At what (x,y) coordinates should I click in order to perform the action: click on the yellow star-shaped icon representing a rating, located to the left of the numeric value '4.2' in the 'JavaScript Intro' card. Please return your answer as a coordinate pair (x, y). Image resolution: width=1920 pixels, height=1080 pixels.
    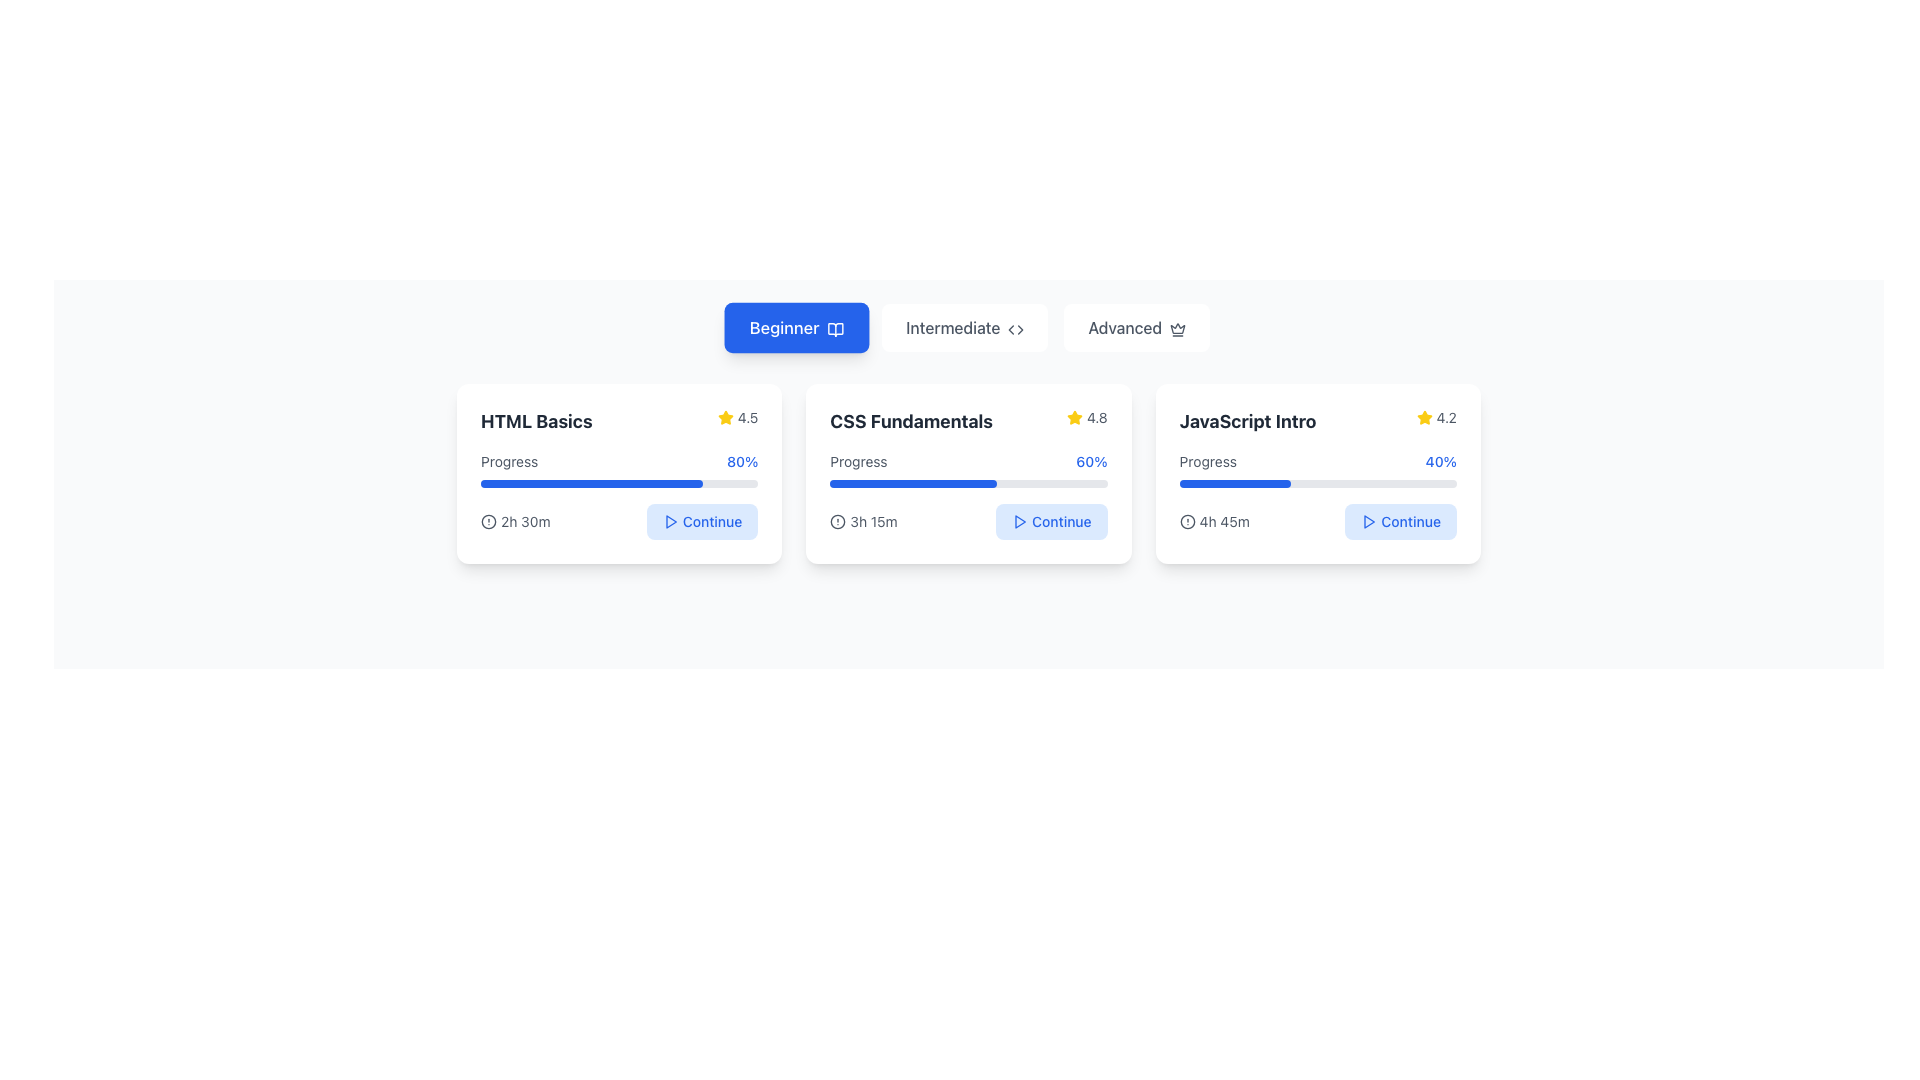
    Looking at the image, I should click on (1423, 416).